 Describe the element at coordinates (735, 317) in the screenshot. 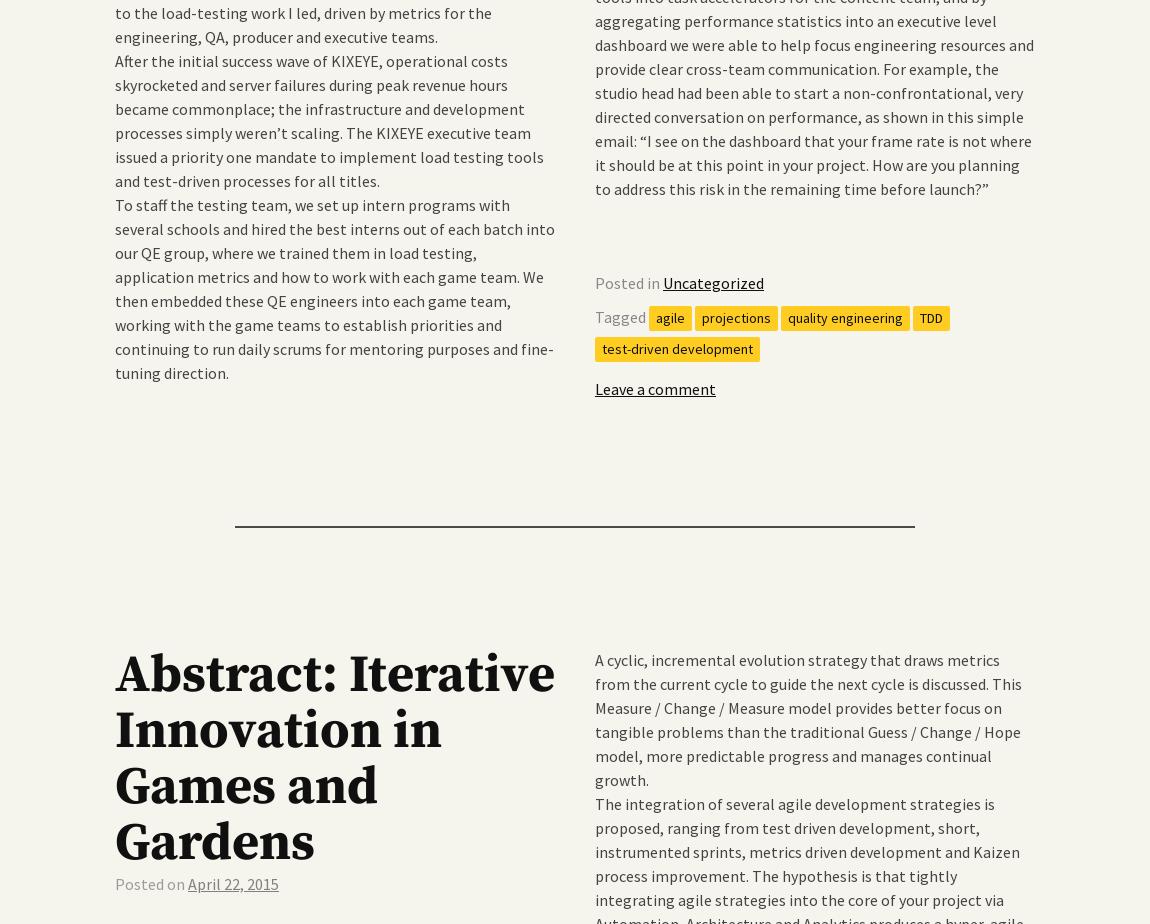

I see `'projections'` at that location.